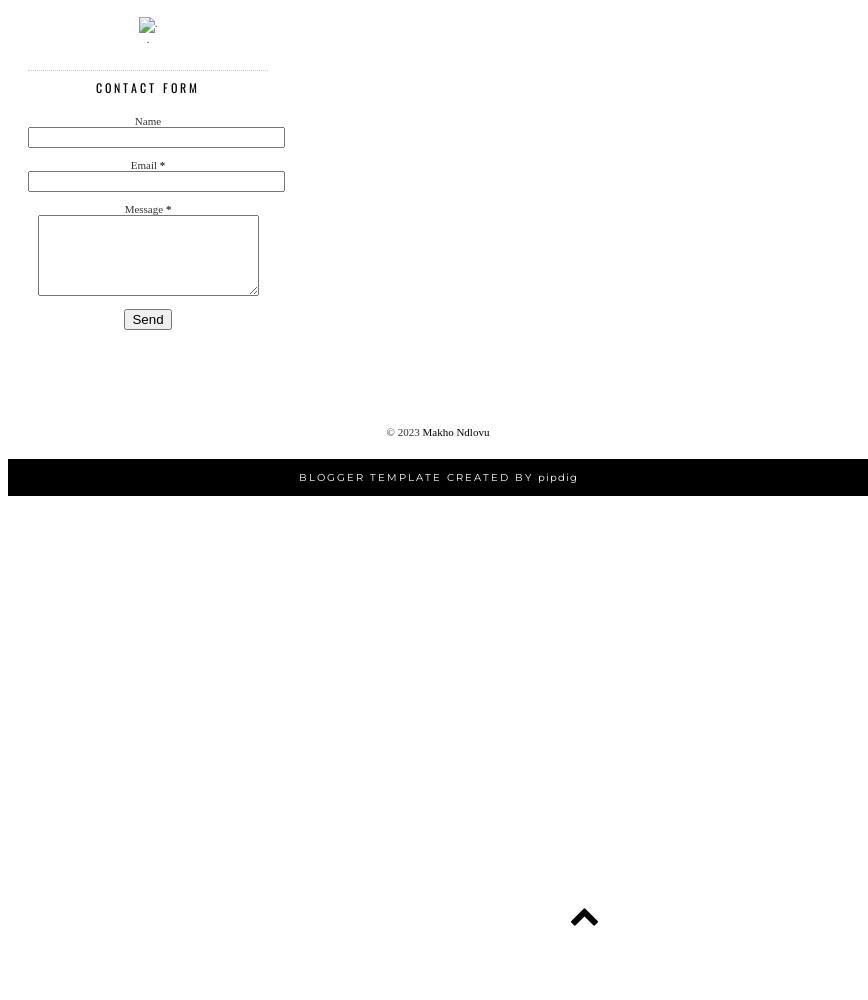 The height and width of the screenshot is (1000, 868). What do you see at coordinates (147, 120) in the screenshot?
I see `'Name'` at bounding box center [147, 120].